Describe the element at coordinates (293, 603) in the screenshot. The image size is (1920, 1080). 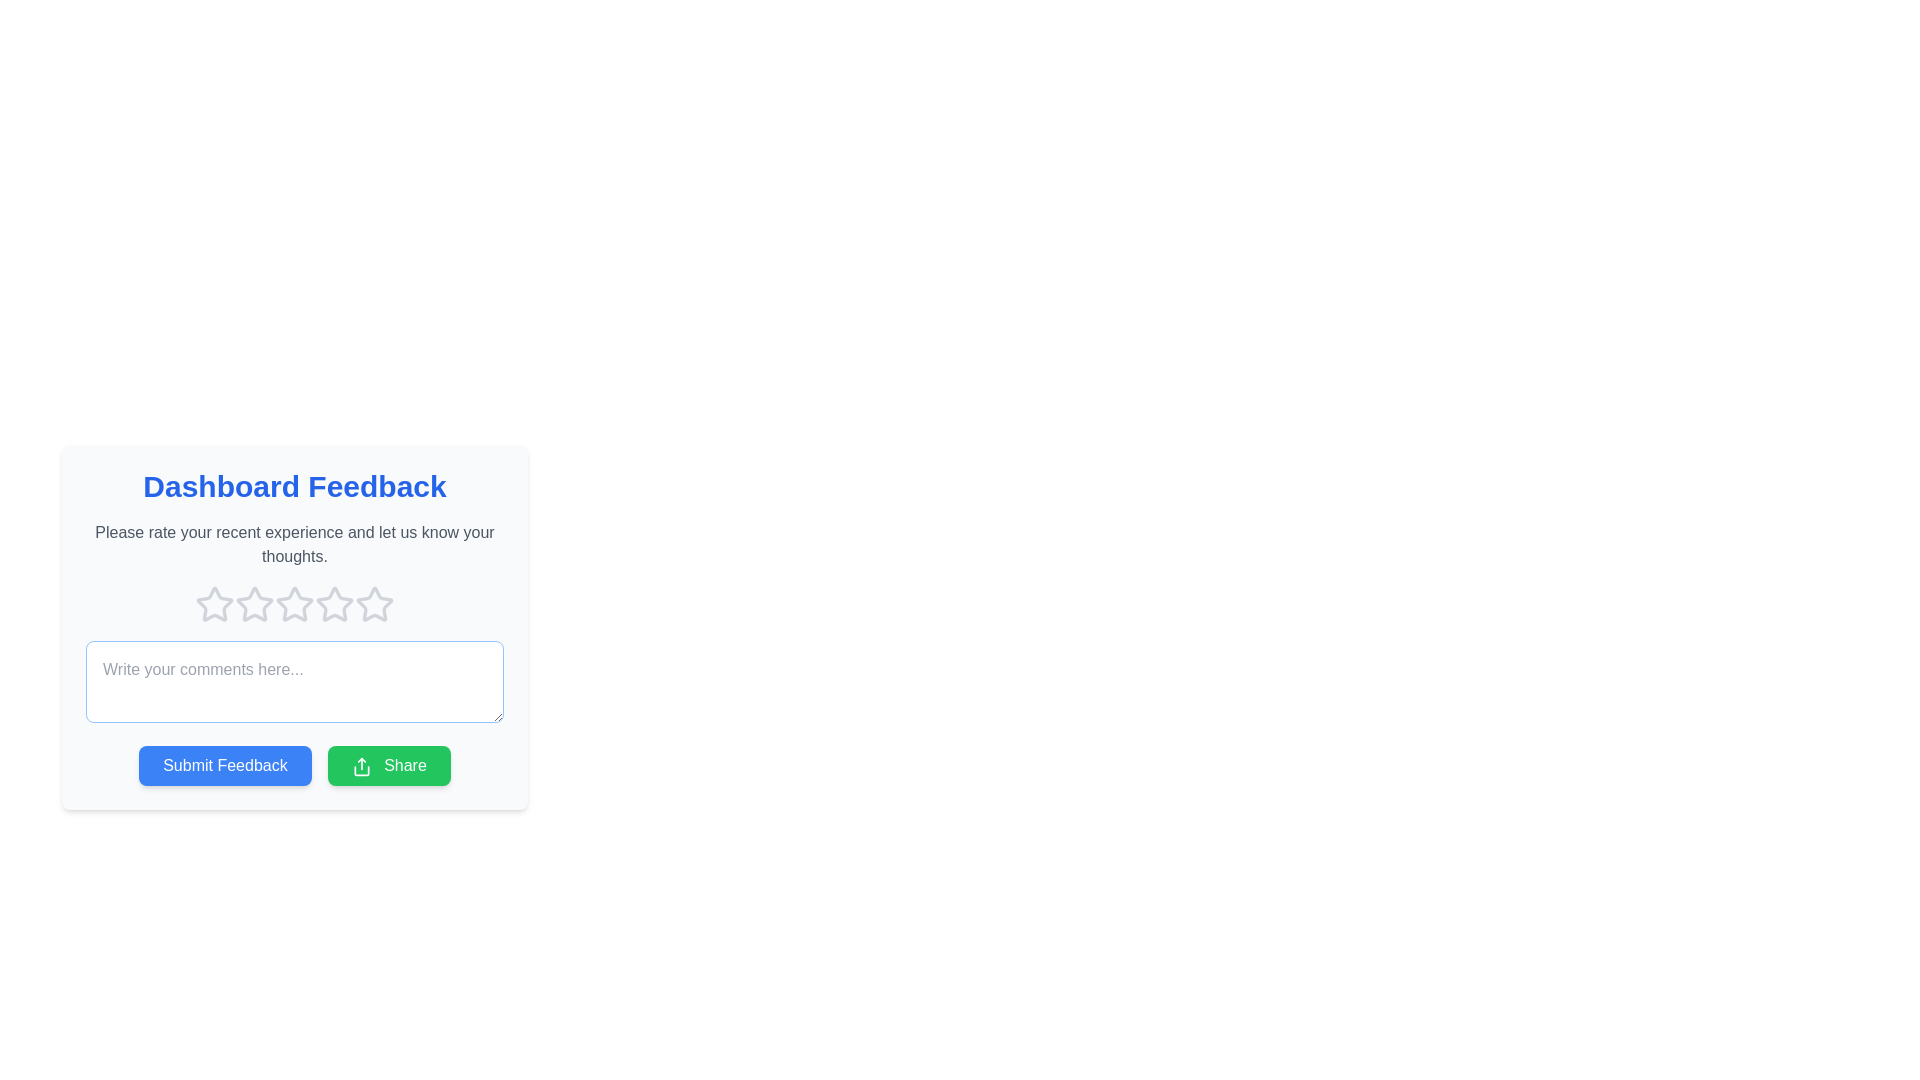
I see `the second star-shaped icon in the rating system located below the 'Dashboard Feedback' heading` at that location.